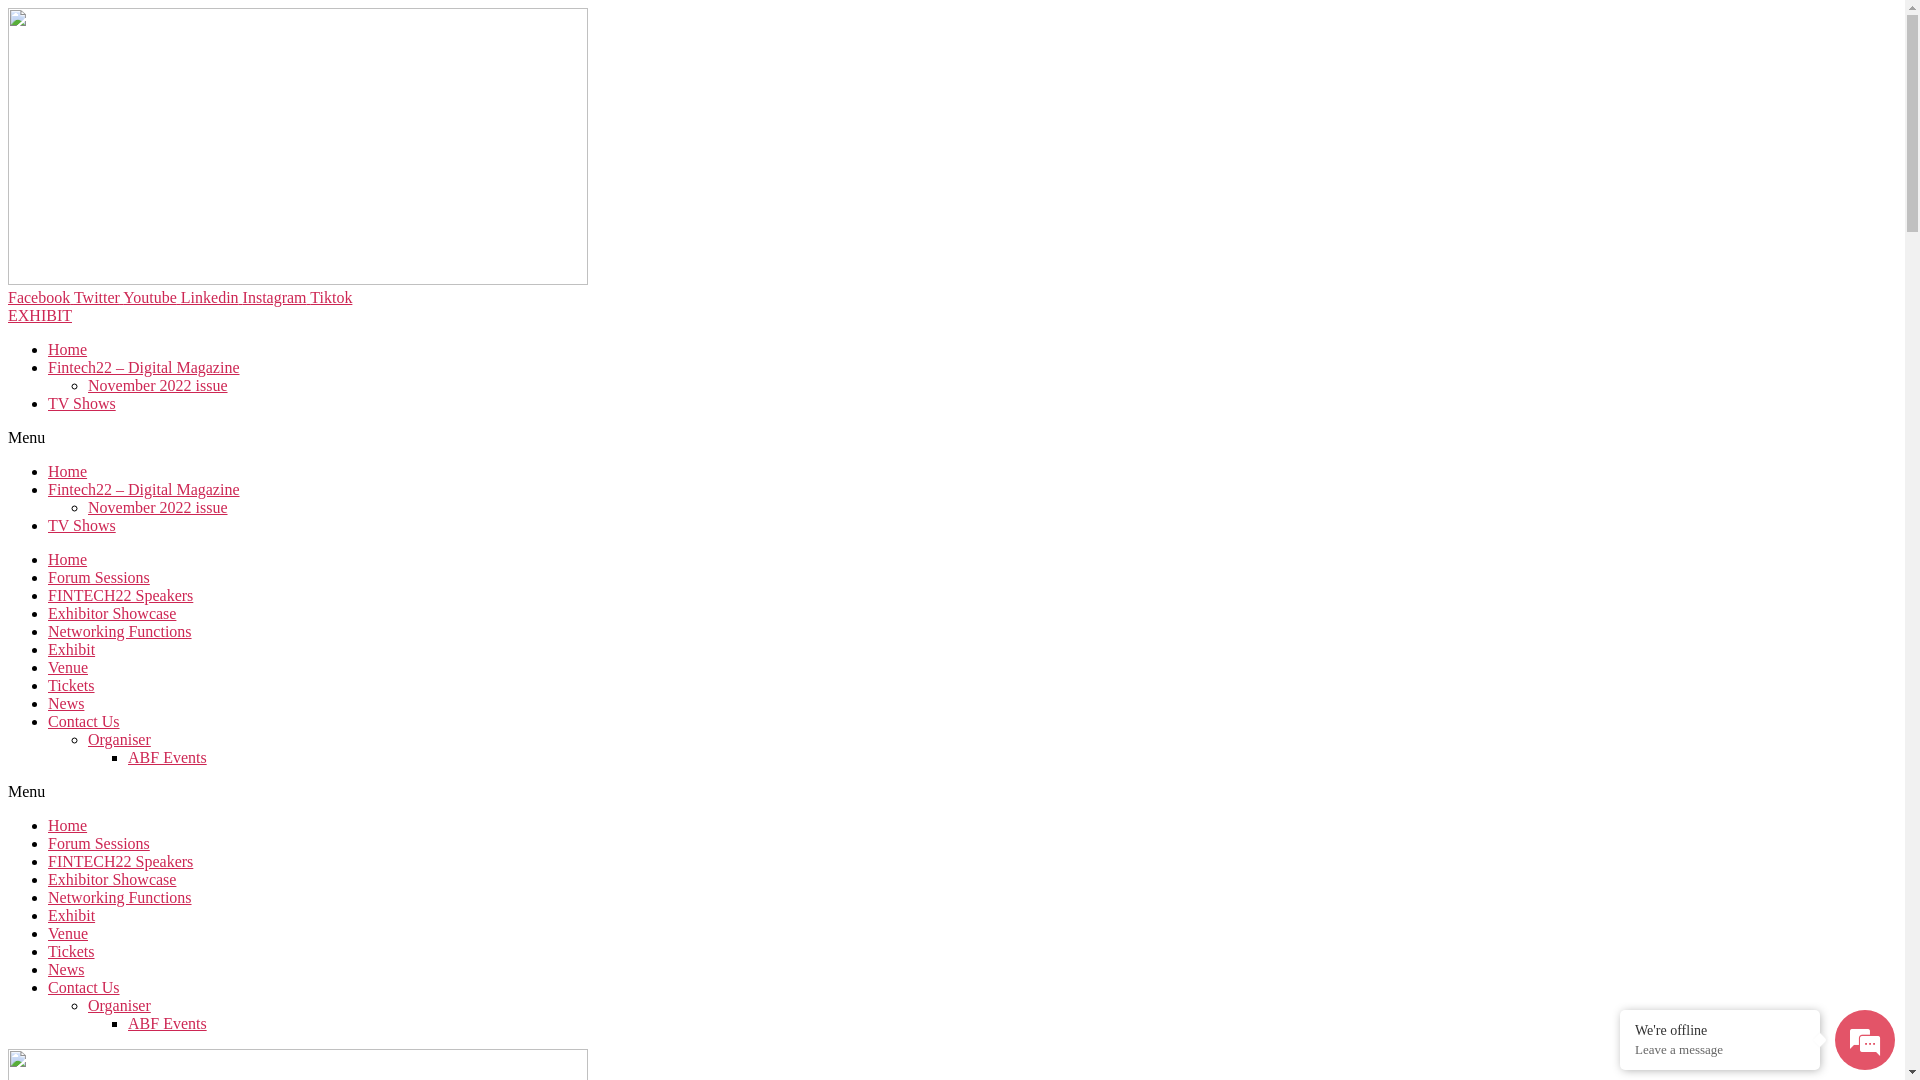 The image size is (1920, 1080). What do you see at coordinates (67, 667) in the screenshot?
I see `'Venue'` at bounding box center [67, 667].